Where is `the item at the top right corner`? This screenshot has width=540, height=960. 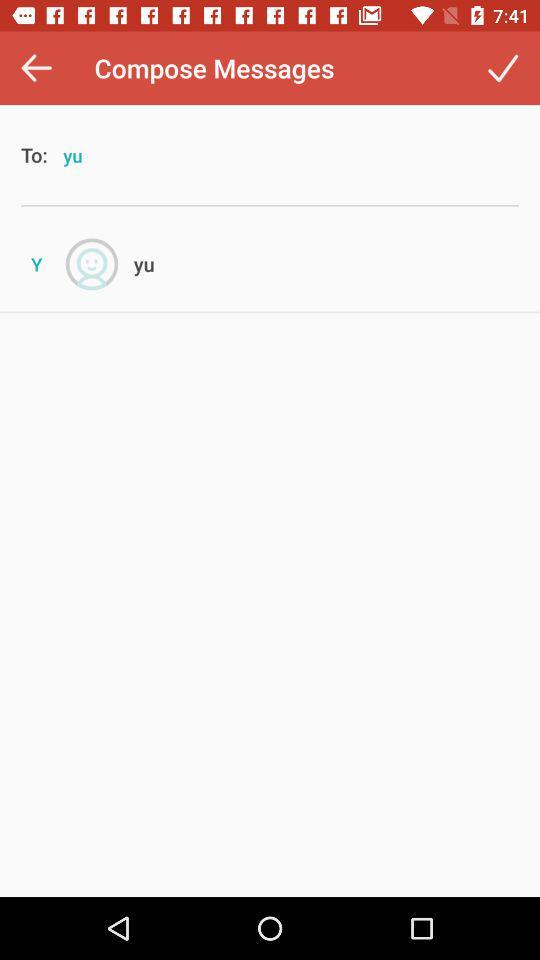
the item at the top right corner is located at coordinates (502, 68).